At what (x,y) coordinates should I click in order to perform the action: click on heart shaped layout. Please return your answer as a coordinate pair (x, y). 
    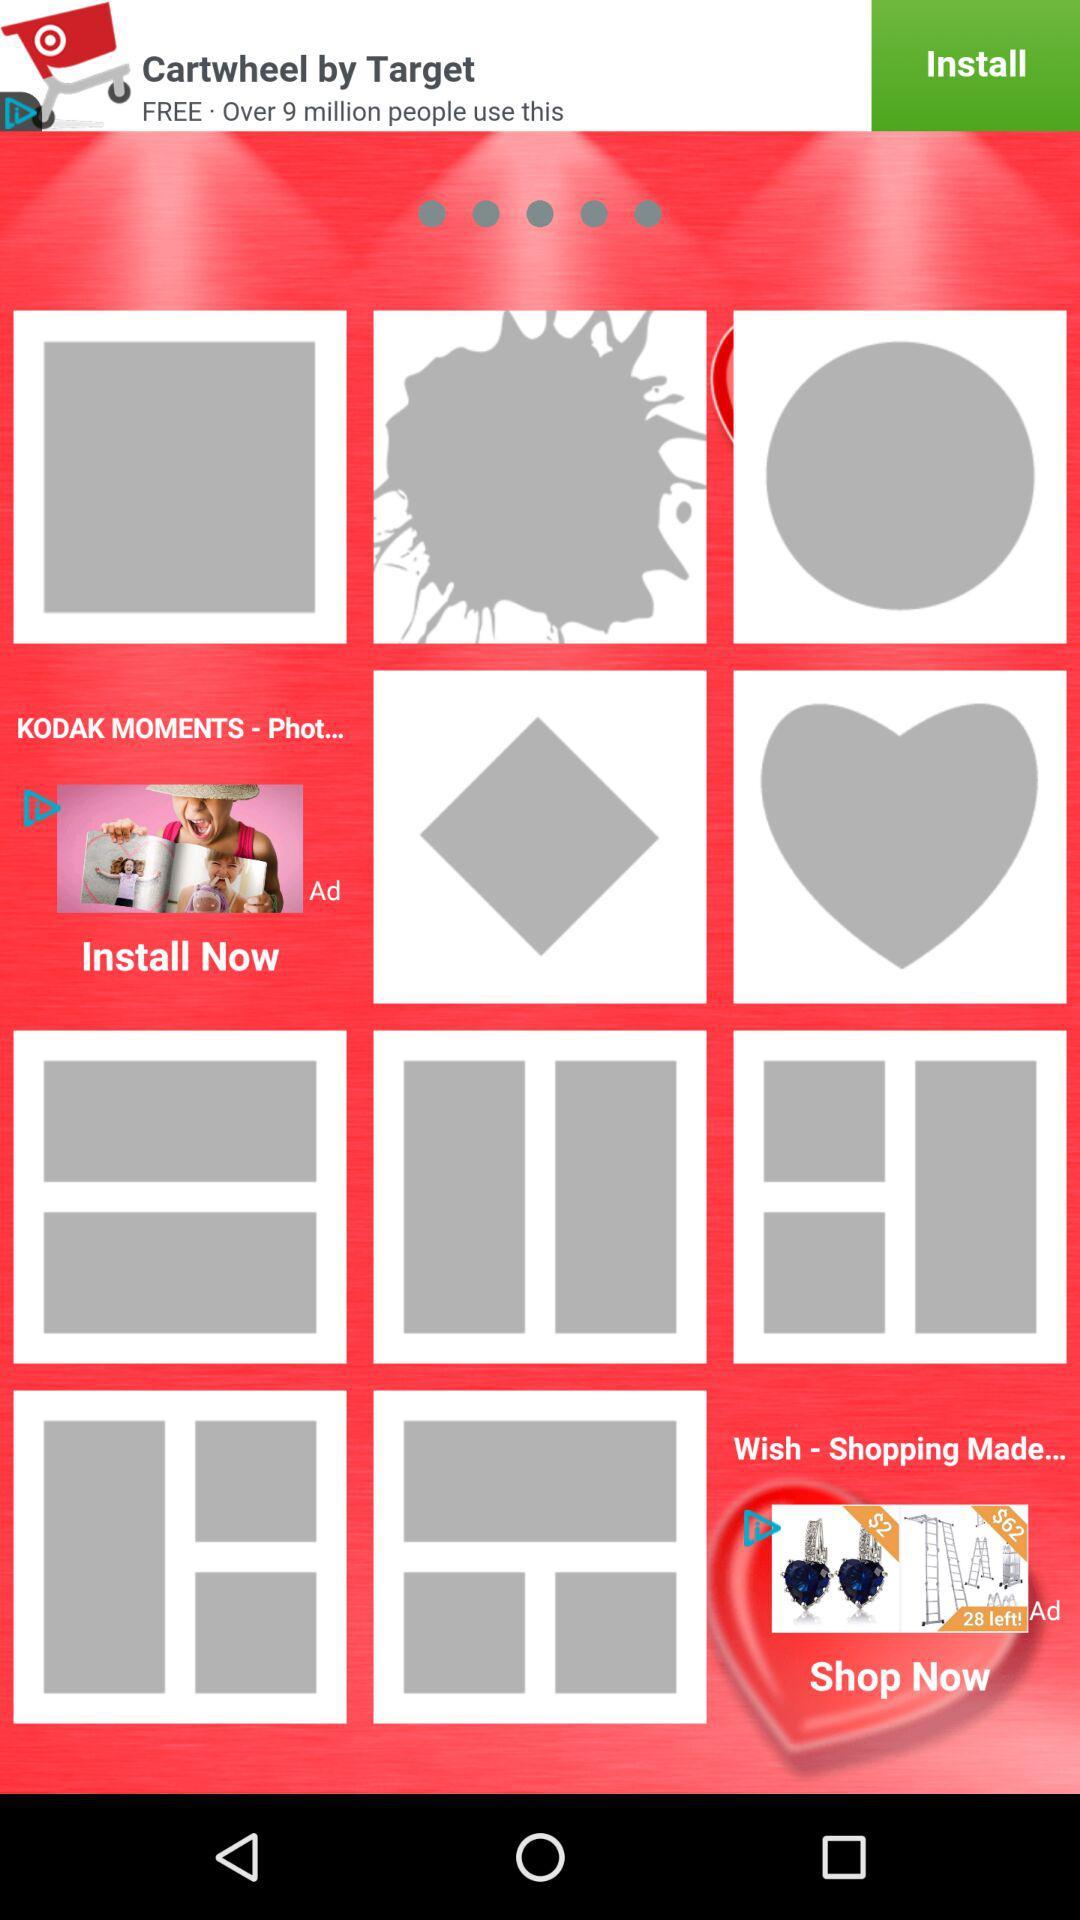
    Looking at the image, I should click on (898, 836).